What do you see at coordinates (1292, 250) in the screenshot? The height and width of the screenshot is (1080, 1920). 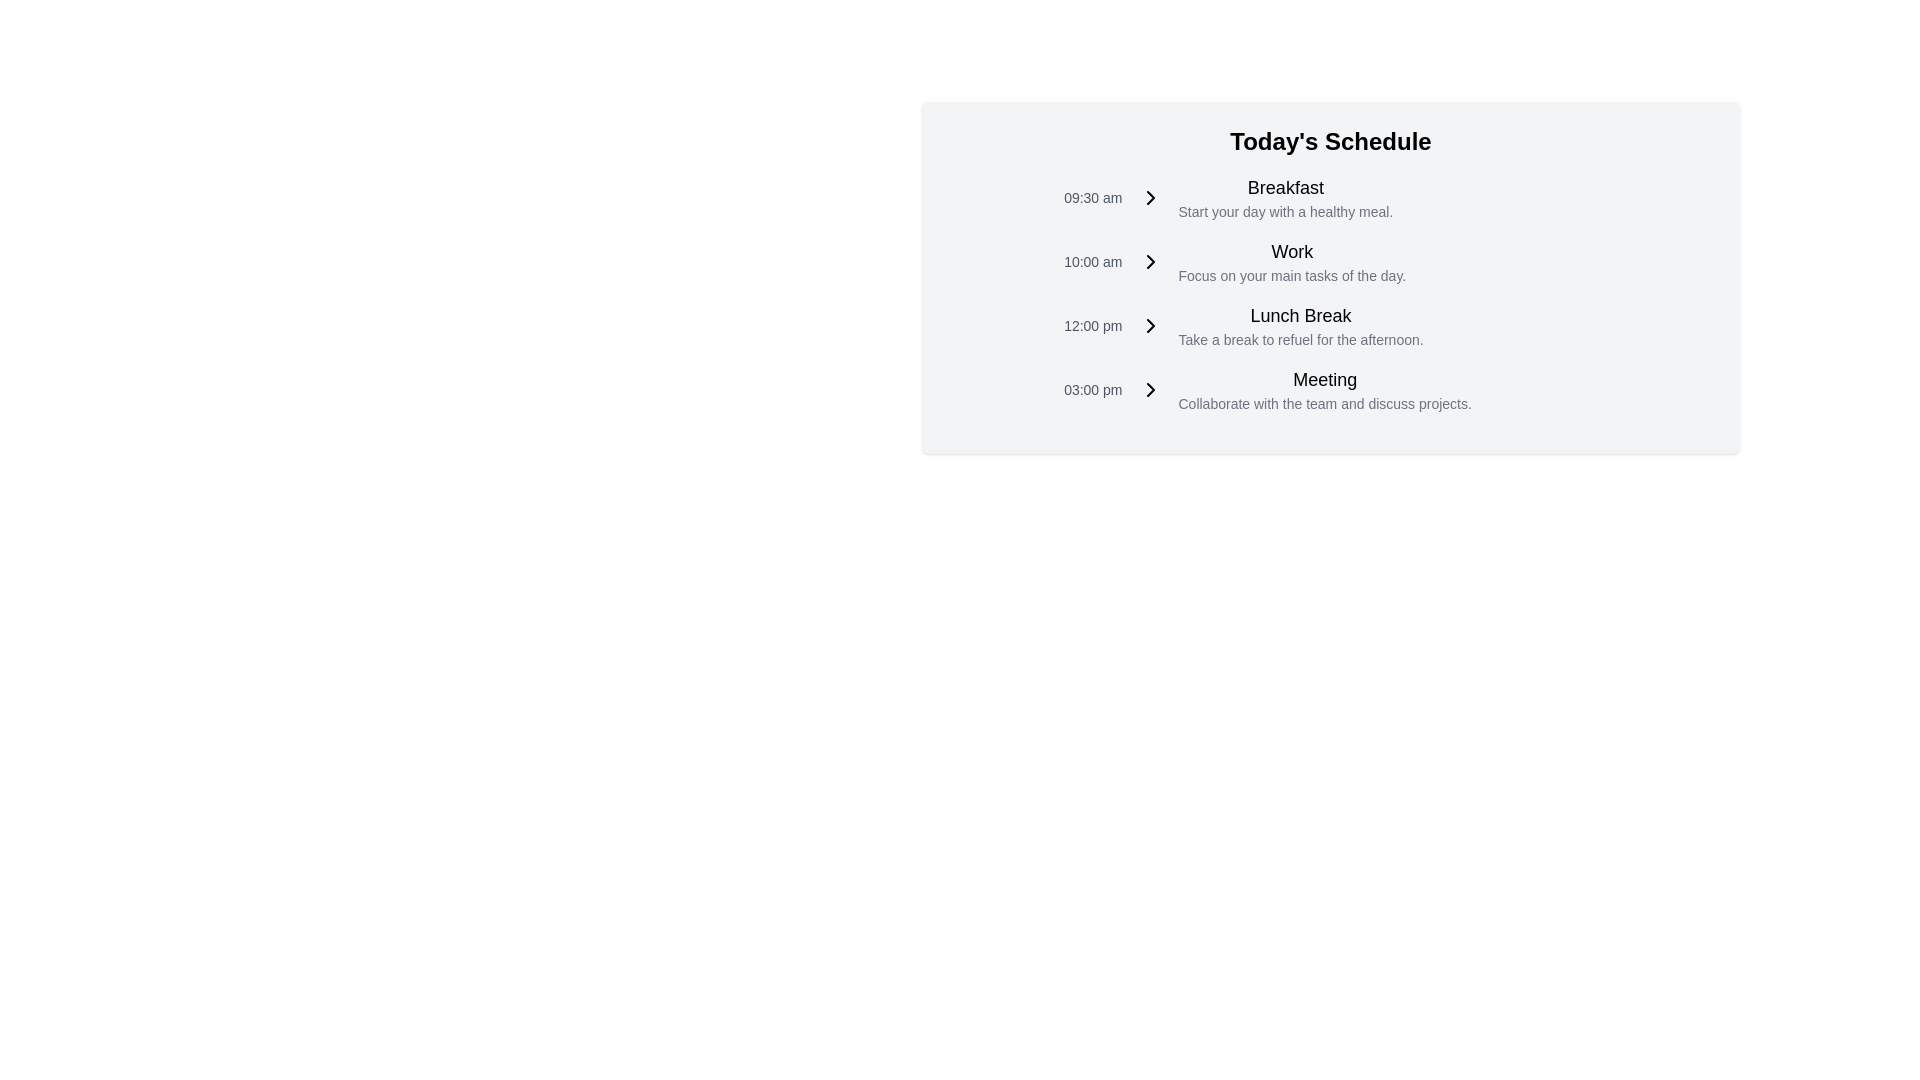 I see `the Text Label displaying 'Work', which serves as the title for the schedule item under the '10:00 am' entry` at bounding box center [1292, 250].